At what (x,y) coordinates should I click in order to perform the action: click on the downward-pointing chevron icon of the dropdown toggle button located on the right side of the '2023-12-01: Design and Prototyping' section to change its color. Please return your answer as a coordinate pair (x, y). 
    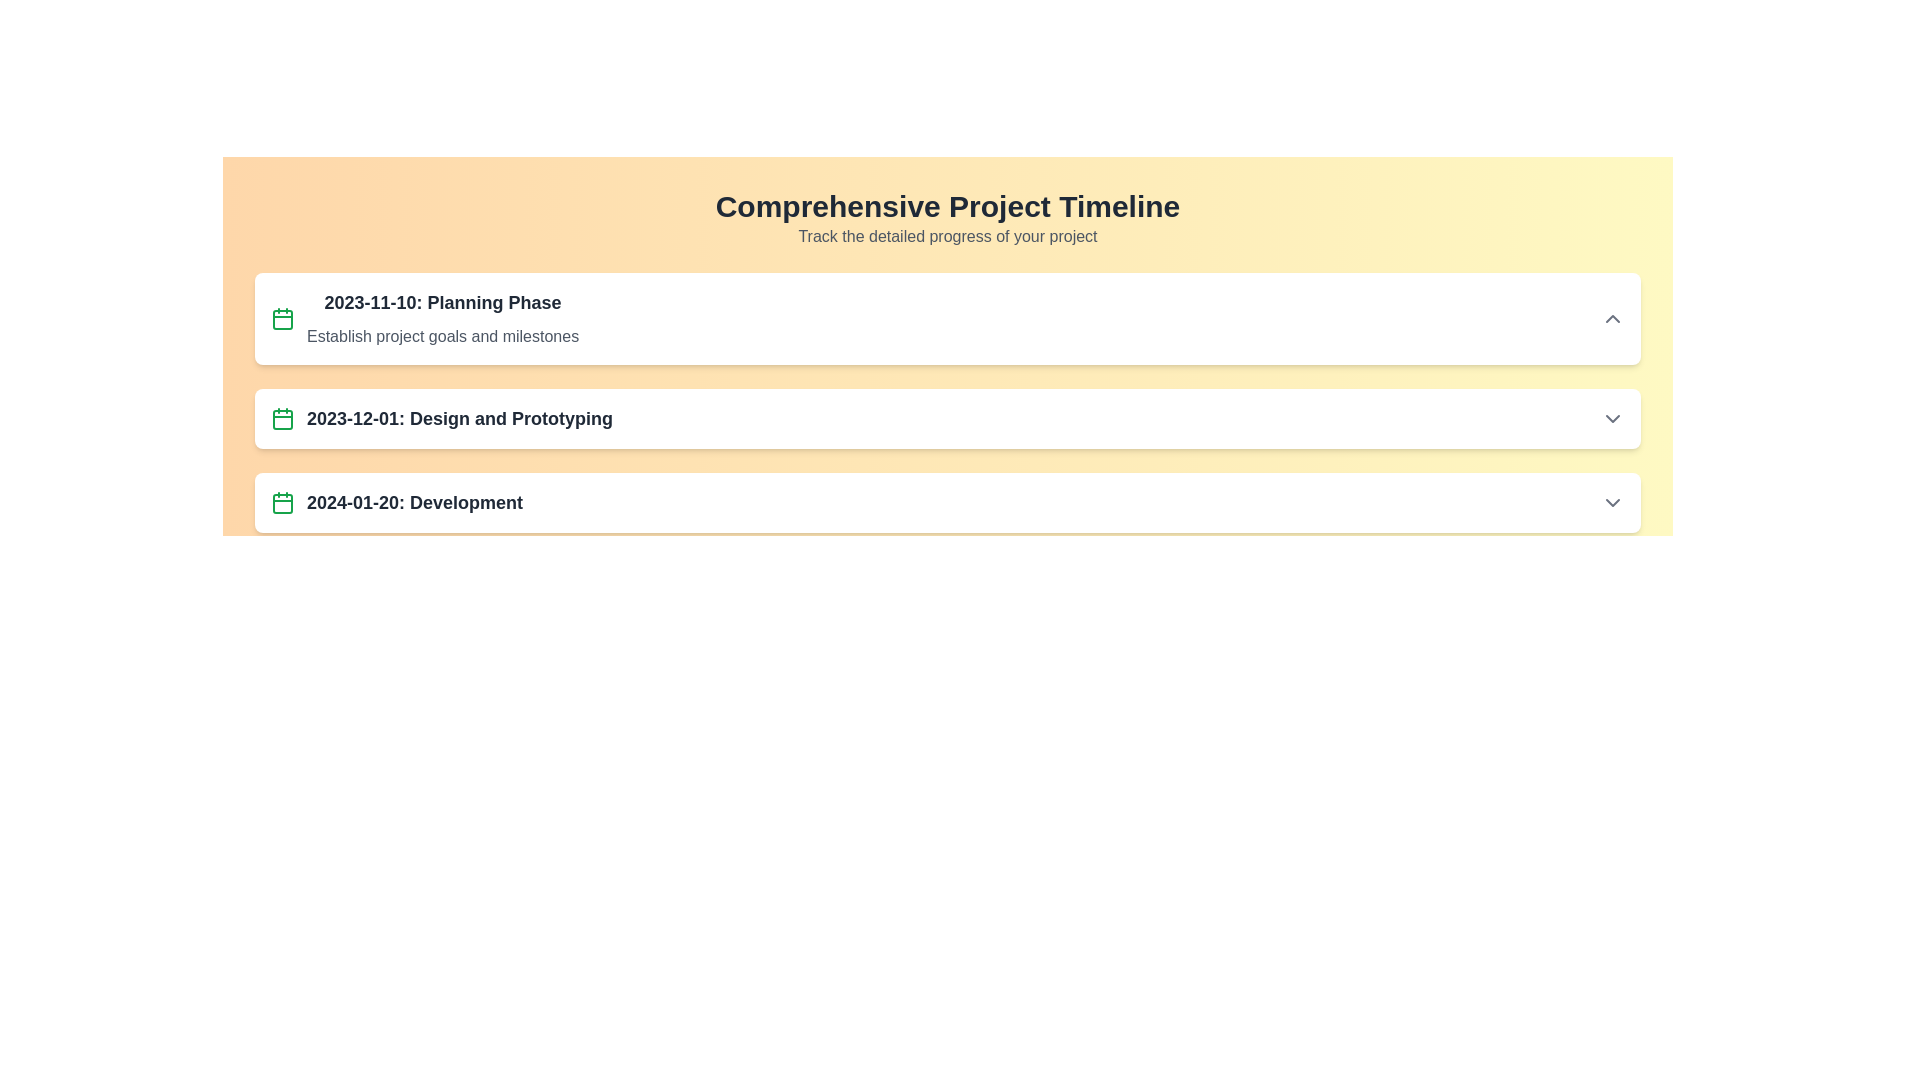
    Looking at the image, I should click on (1612, 418).